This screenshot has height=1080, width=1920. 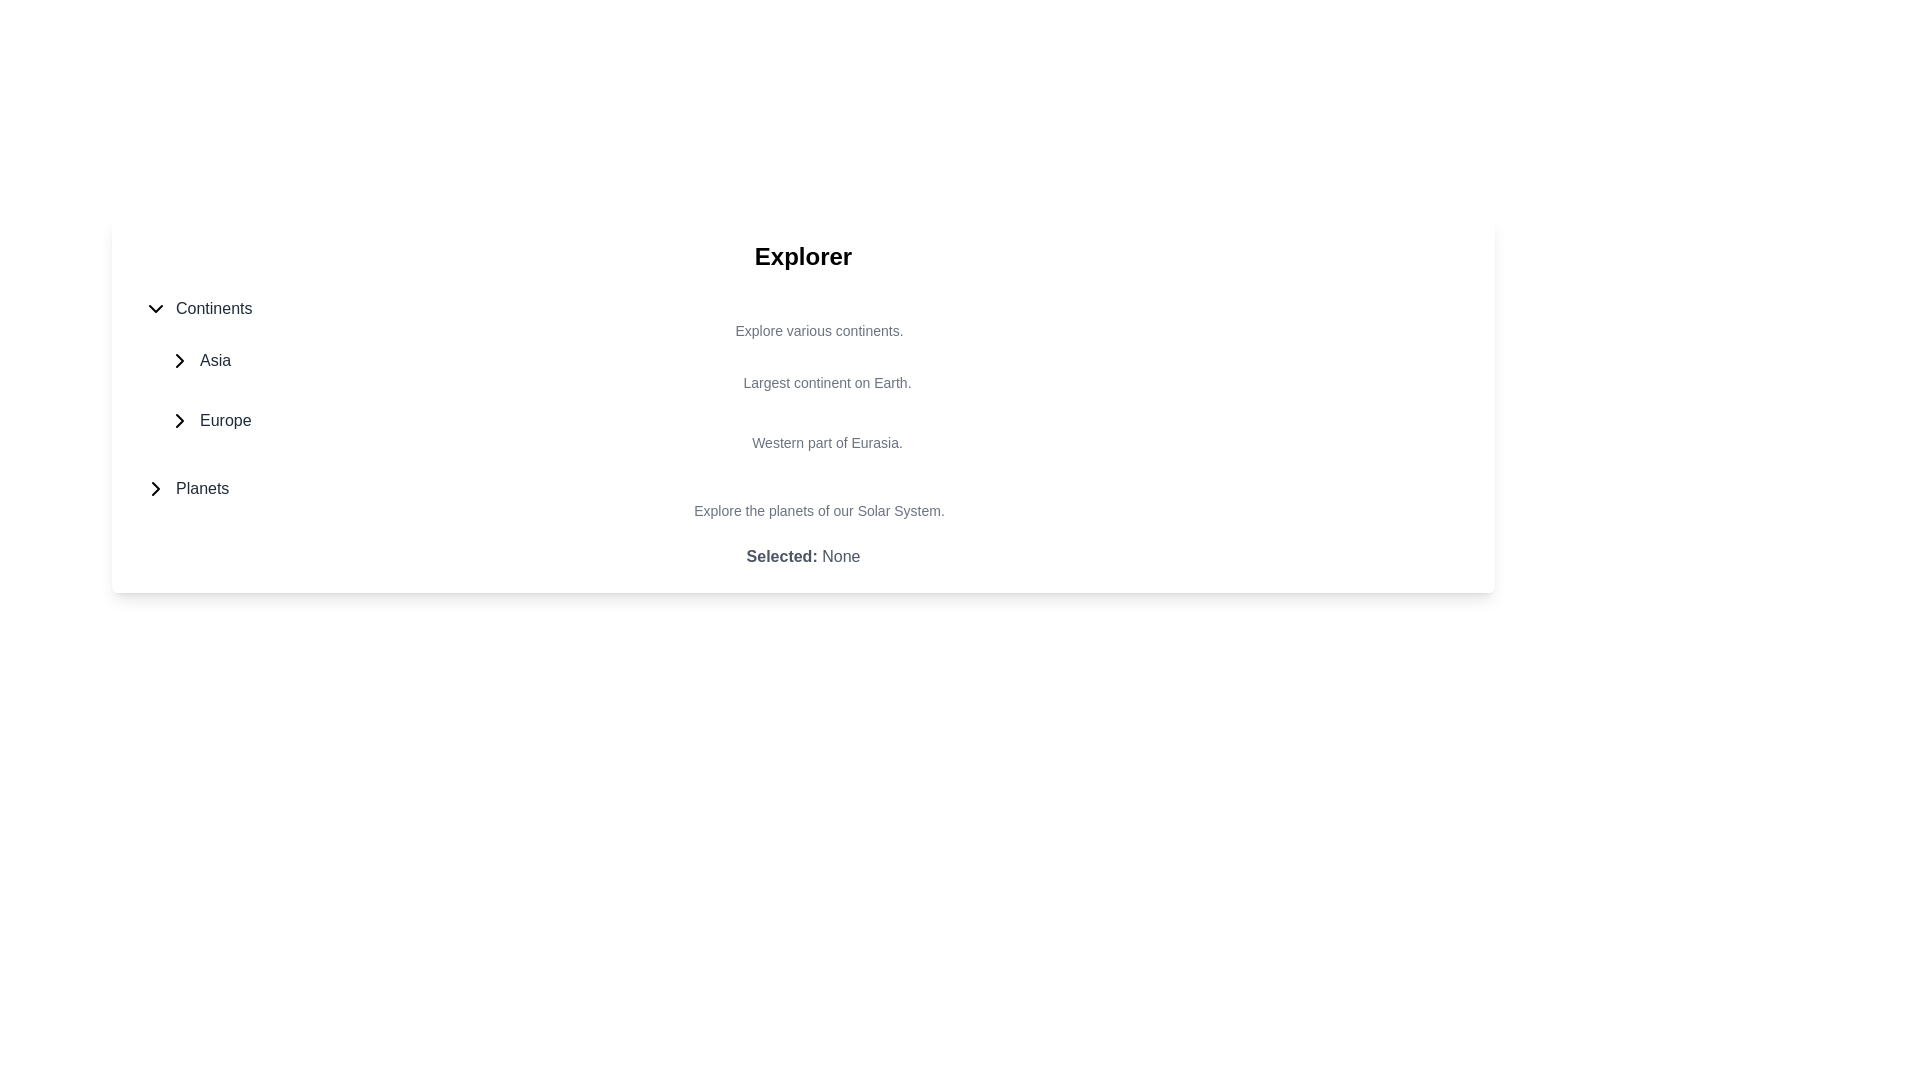 I want to click on the list item for 'Europe' in the 'Explorer' section, so click(x=811, y=430).